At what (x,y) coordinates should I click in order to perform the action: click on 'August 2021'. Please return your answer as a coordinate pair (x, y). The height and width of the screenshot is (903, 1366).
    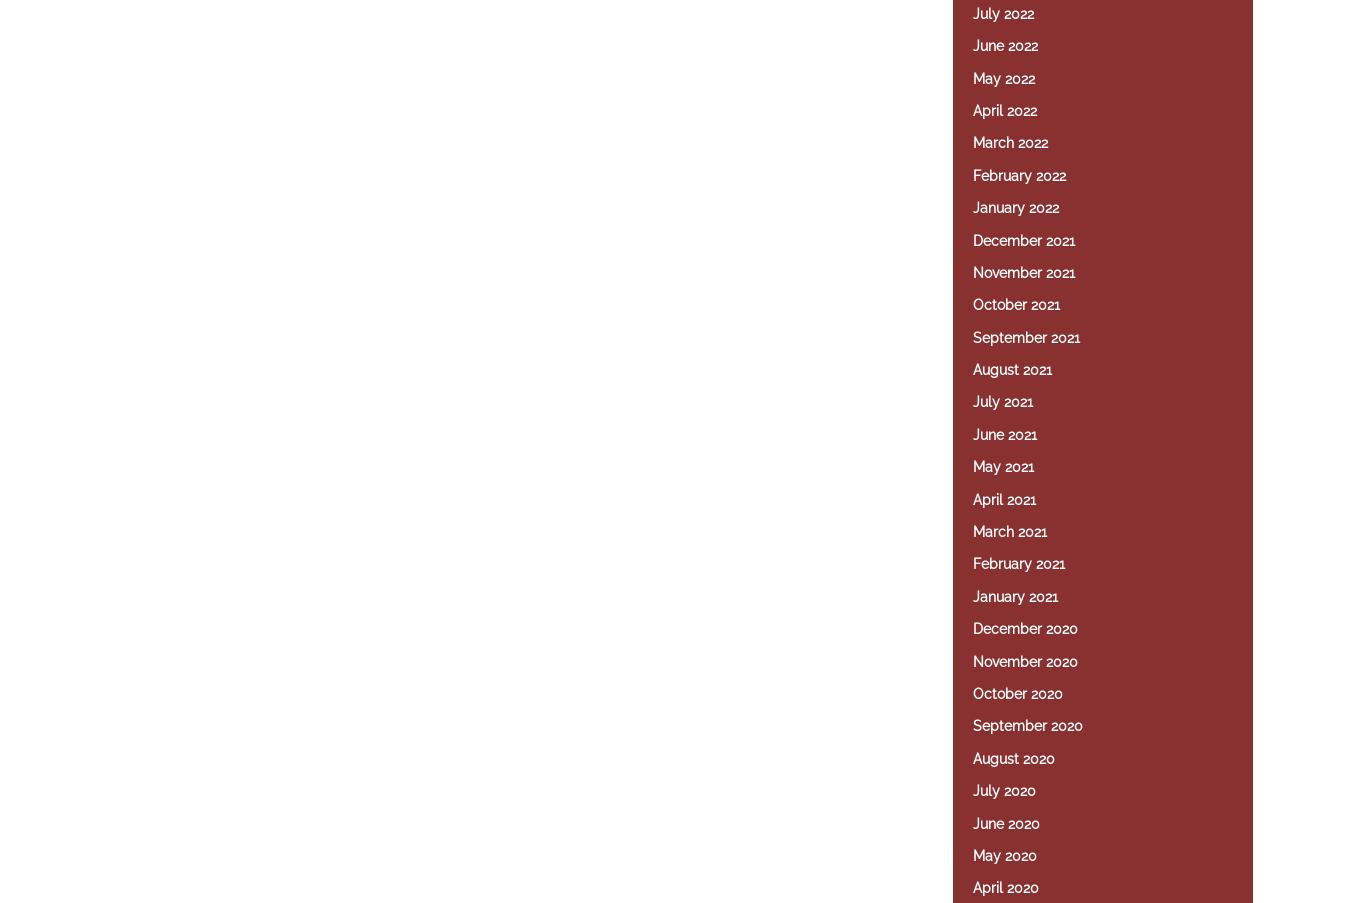
    Looking at the image, I should click on (1012, 369).